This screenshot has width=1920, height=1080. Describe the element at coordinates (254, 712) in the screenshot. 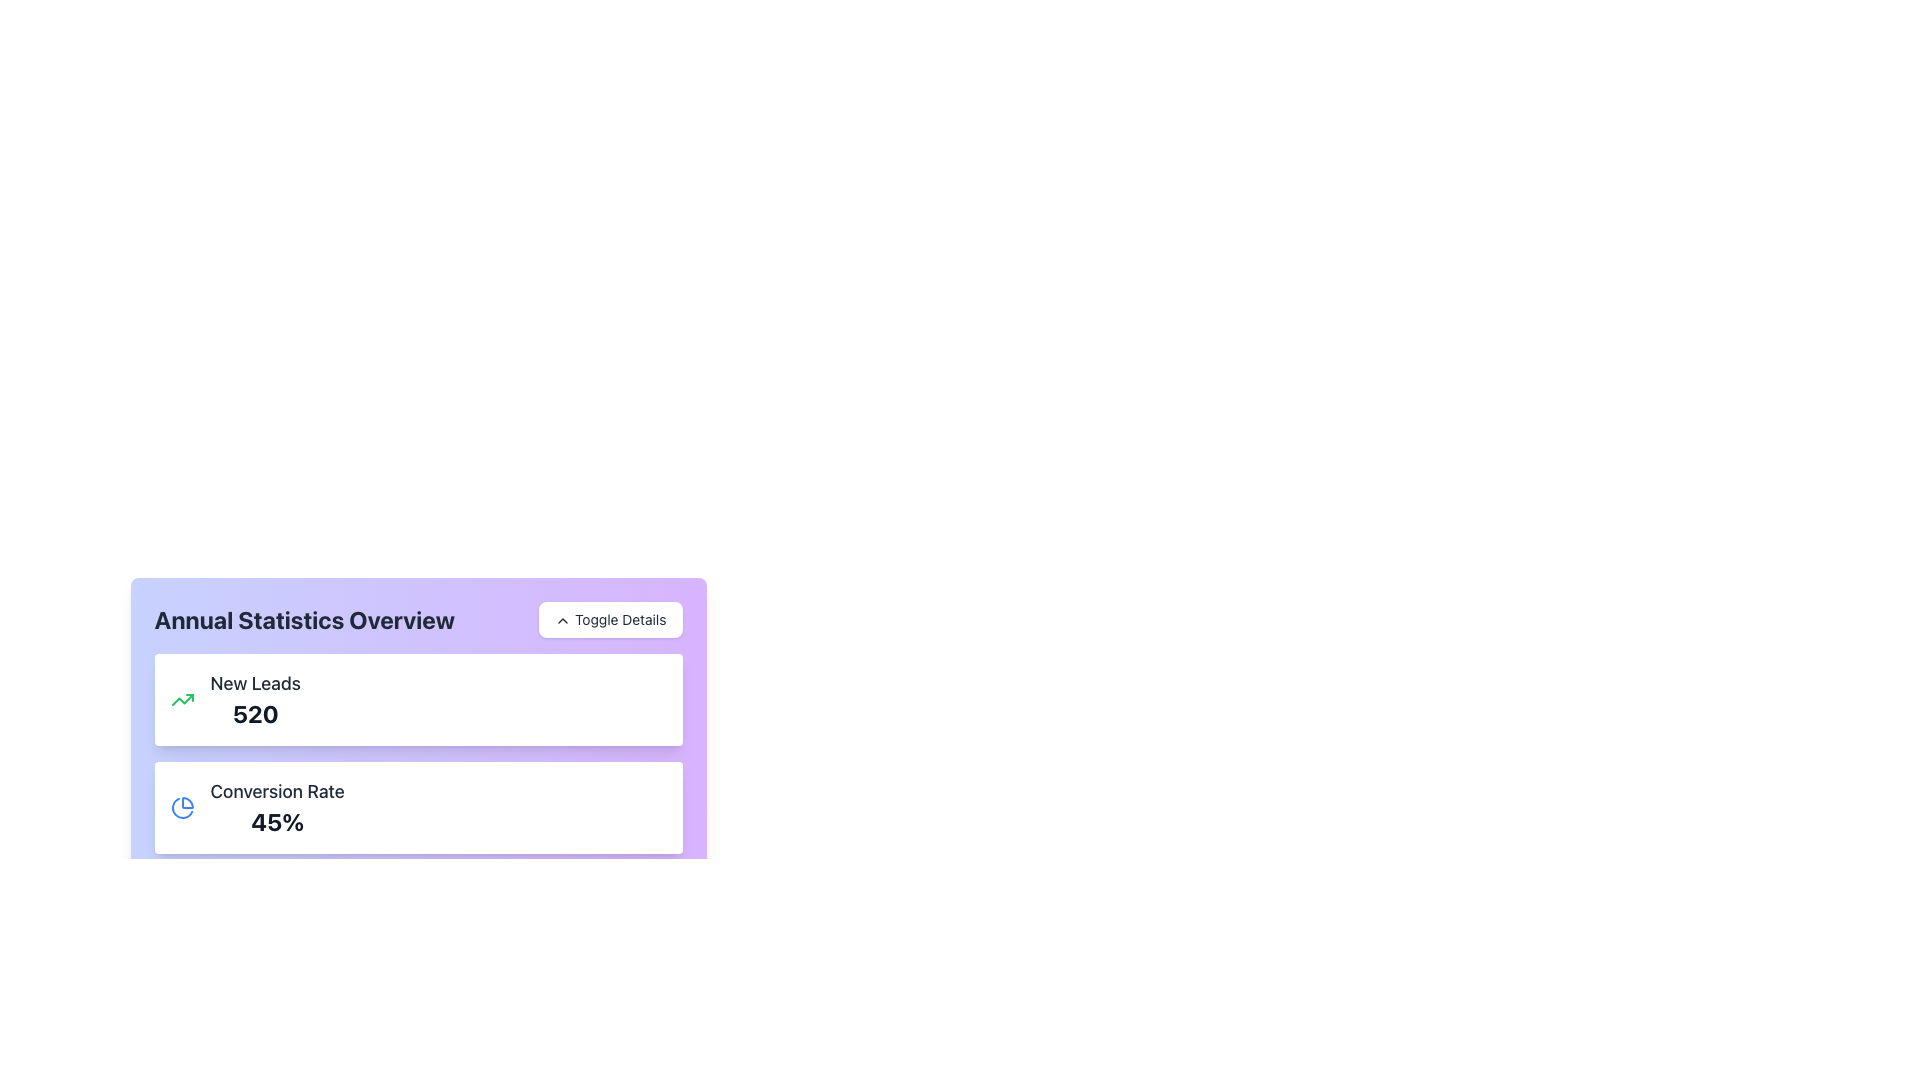

I see `the text element displaying the number of new leads, which is located within the 'New Leads' card under the 'Annual Statistics Overview' heading` at that location.